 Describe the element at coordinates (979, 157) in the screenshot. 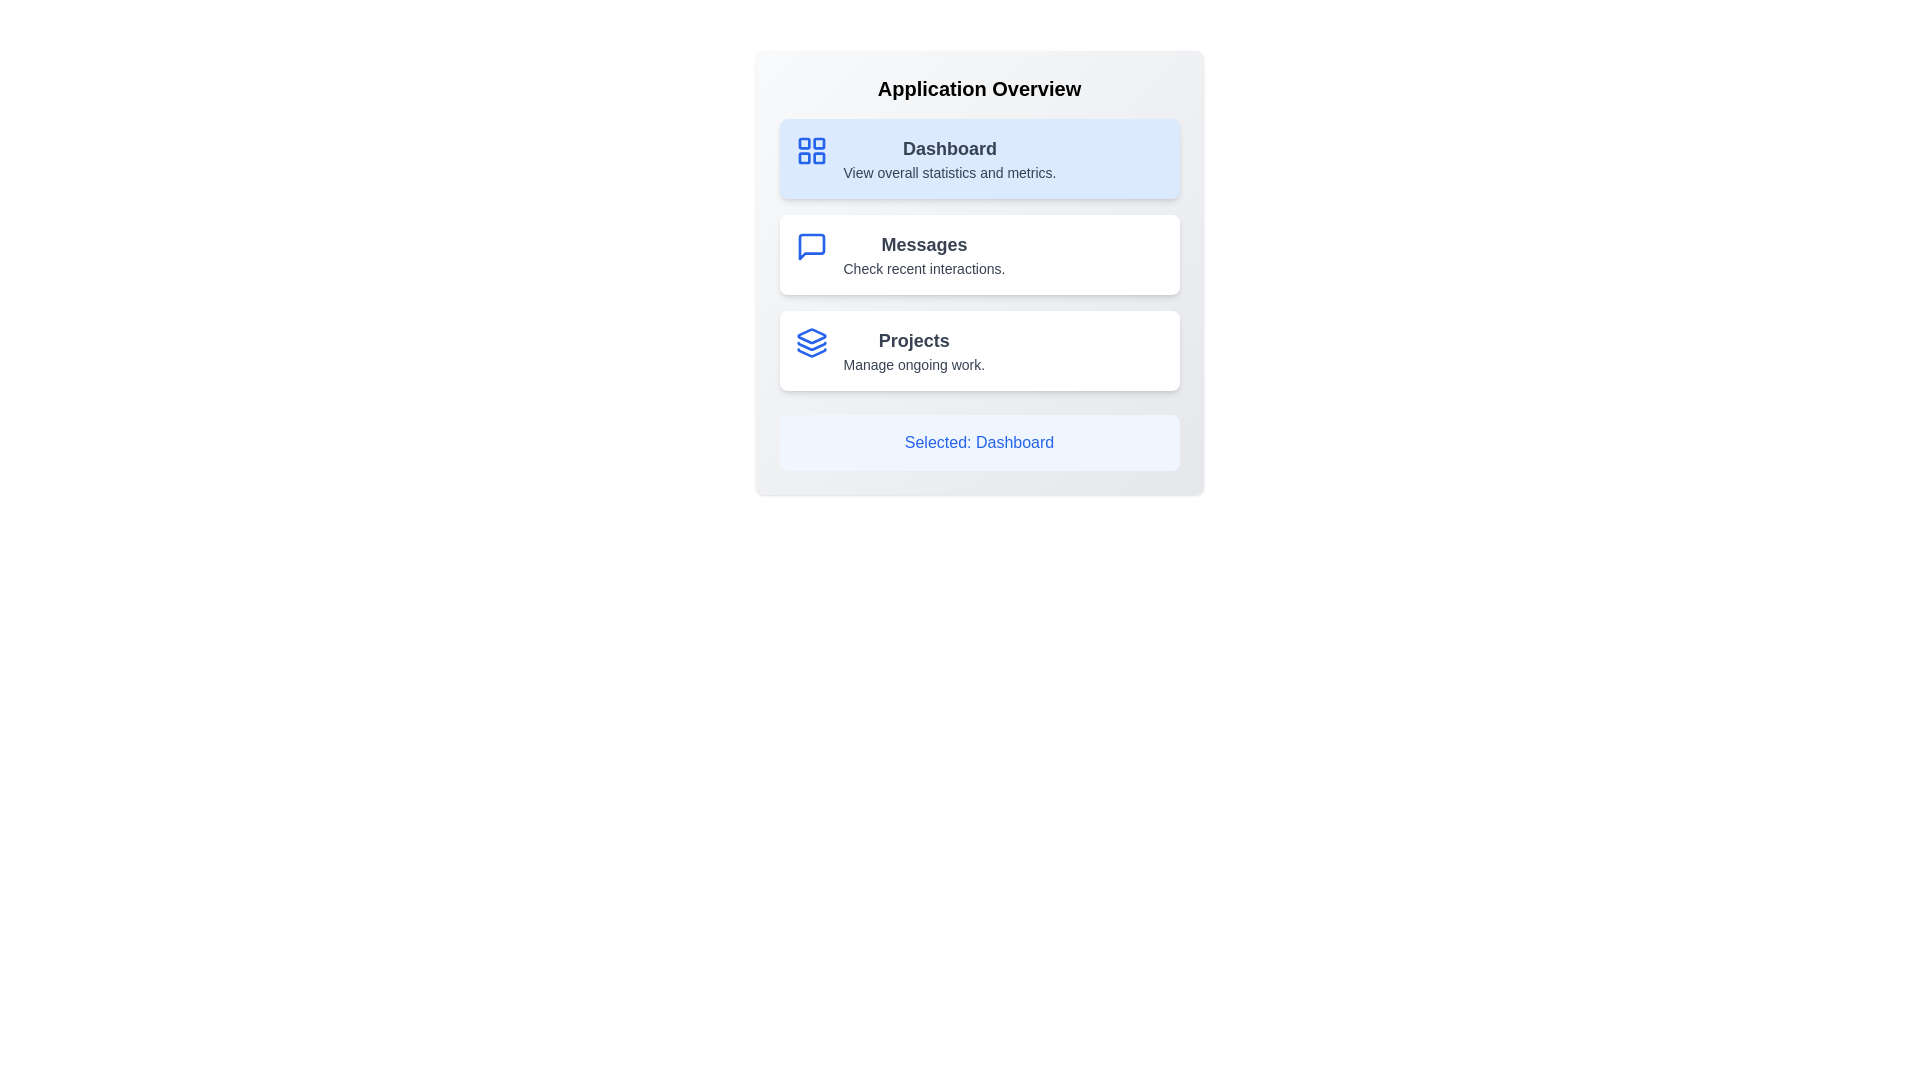

I see `the option Dashboard from the list` at that location.